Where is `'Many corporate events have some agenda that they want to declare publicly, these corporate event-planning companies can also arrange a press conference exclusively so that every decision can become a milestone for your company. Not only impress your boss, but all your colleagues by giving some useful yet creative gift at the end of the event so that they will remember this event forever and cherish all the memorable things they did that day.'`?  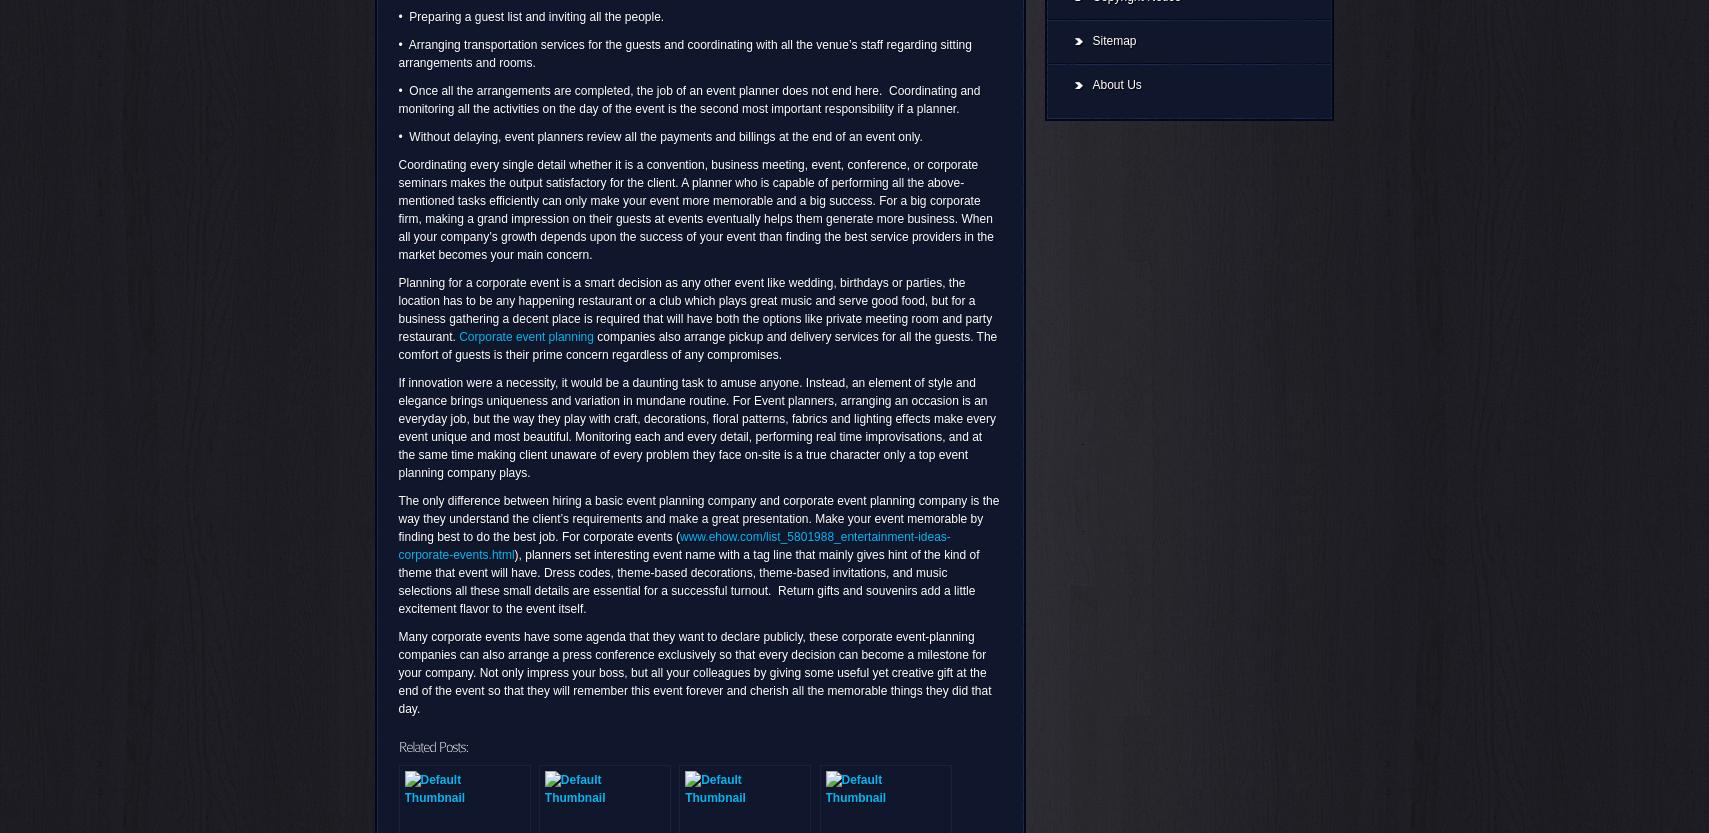 'Many corporate events have some agenda that they want to declare publicly, these corporate event-planning companies can also arrange a press conference exclusively so that every decision can become a milestone for your company. Not only impress your boss, but all your colleagues by giving some useful yet creative gift at the end of the event so that they will remember this event forever and cherish all the memorable things they did that day.' is located at coordinates (397, 671).